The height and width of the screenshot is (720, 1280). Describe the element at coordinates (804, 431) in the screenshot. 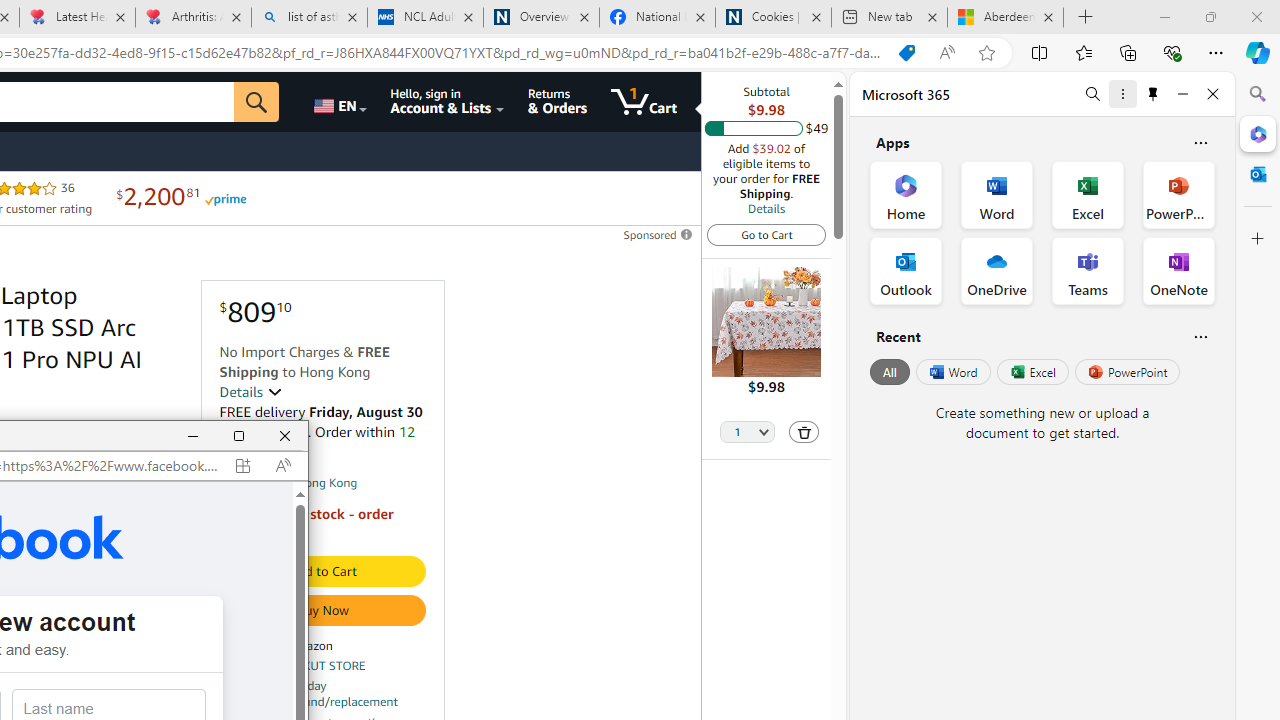

I see `'Delete'` at that location.